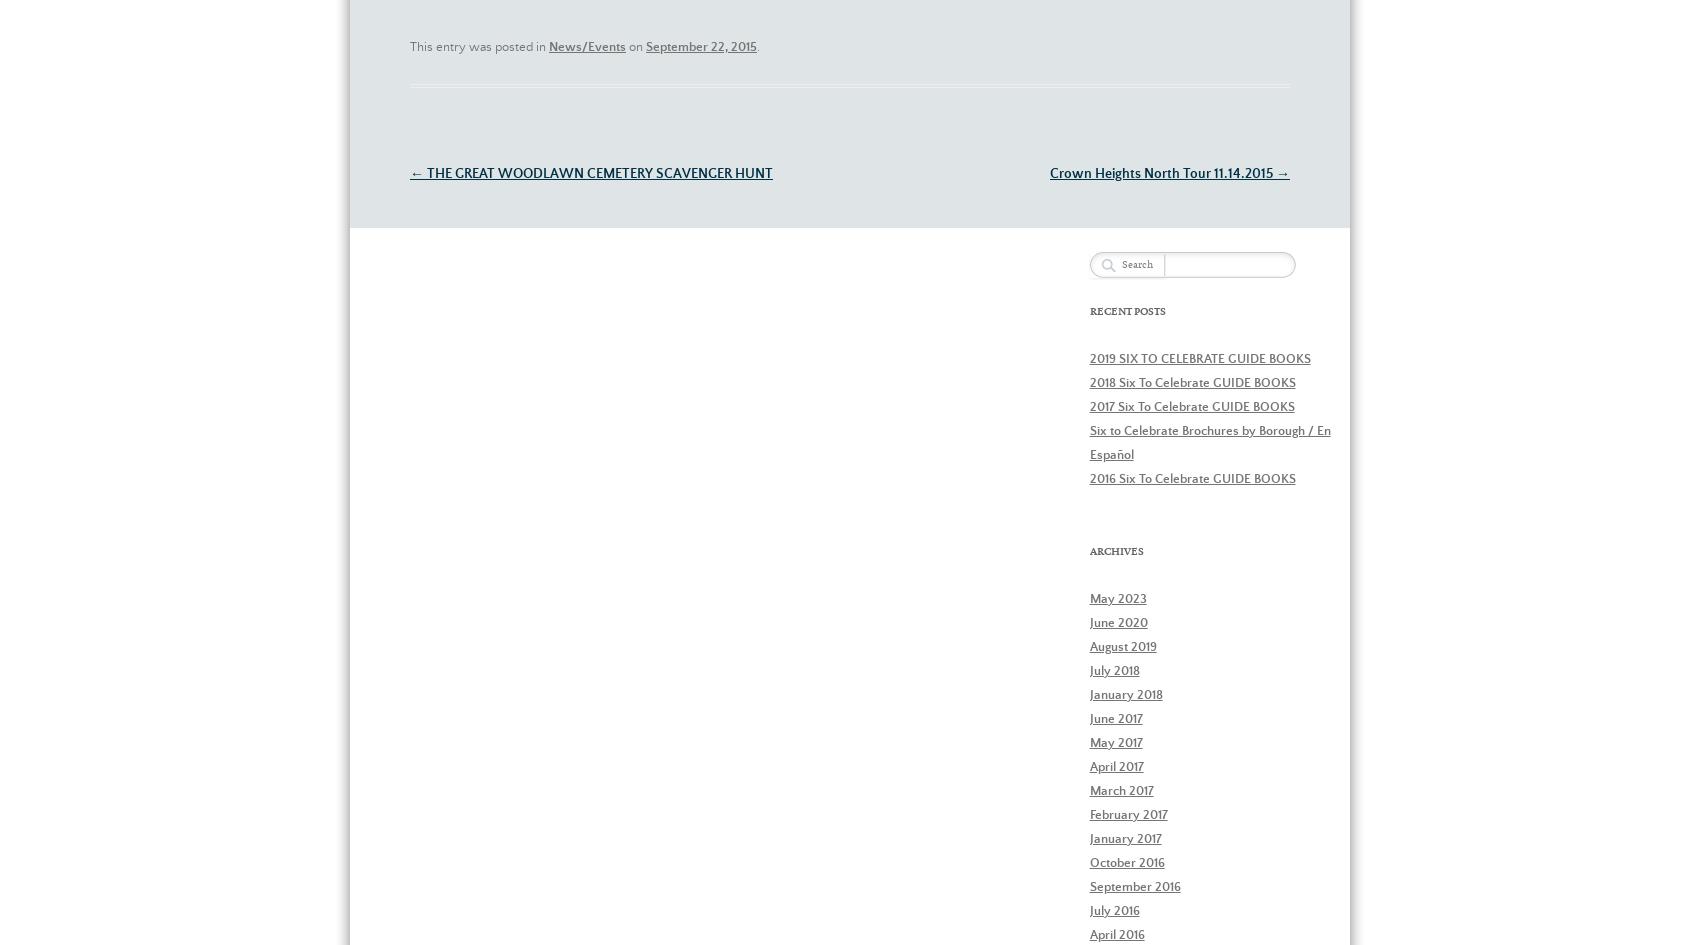  Describe the element at coordinates (1116, 551) in the screenshot. I see `'Archives'` at that location.